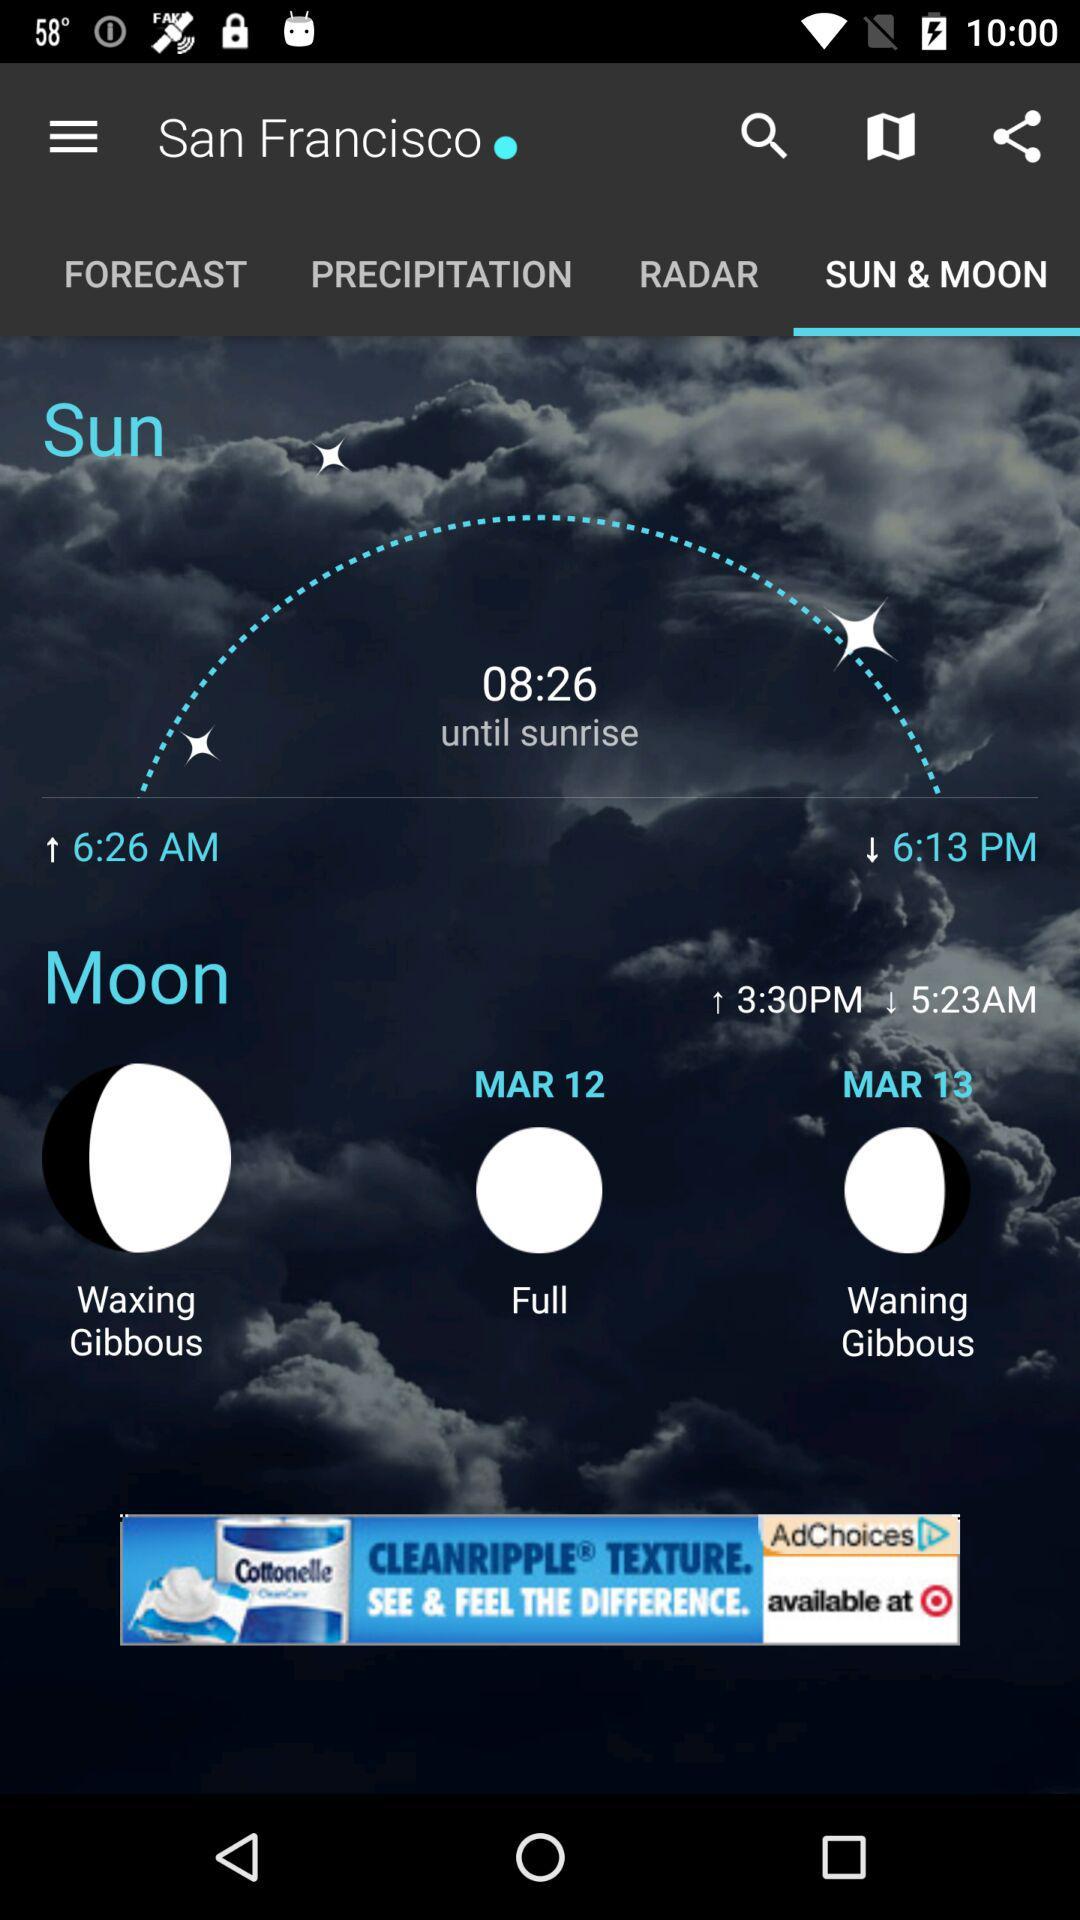  Describe the element at coordinates (72, 135) in the screenshot. I see `item above the forecast` at that location.